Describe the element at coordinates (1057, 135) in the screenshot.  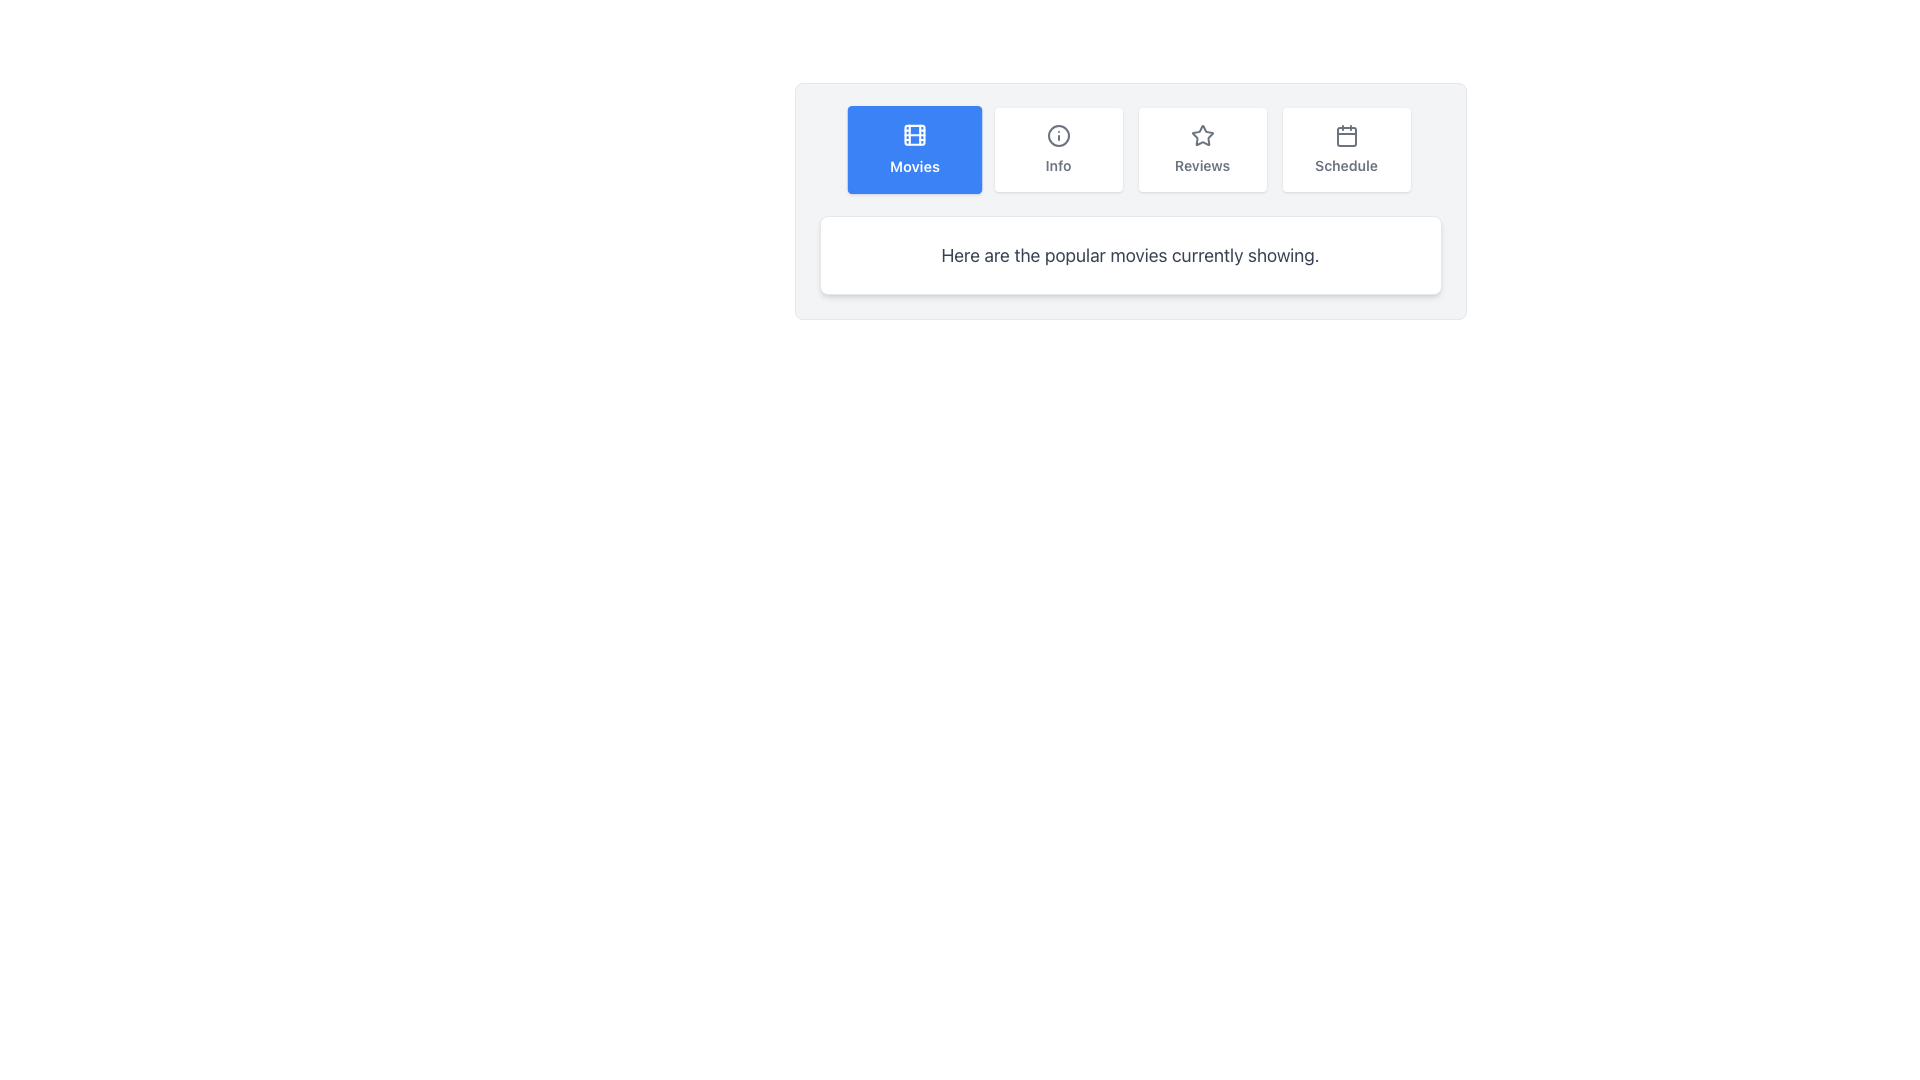
I see `the informational icon located in the 'Info' section, which is the second item from the left in the navigation options, positioned above the text label 'Info.'` at that location.